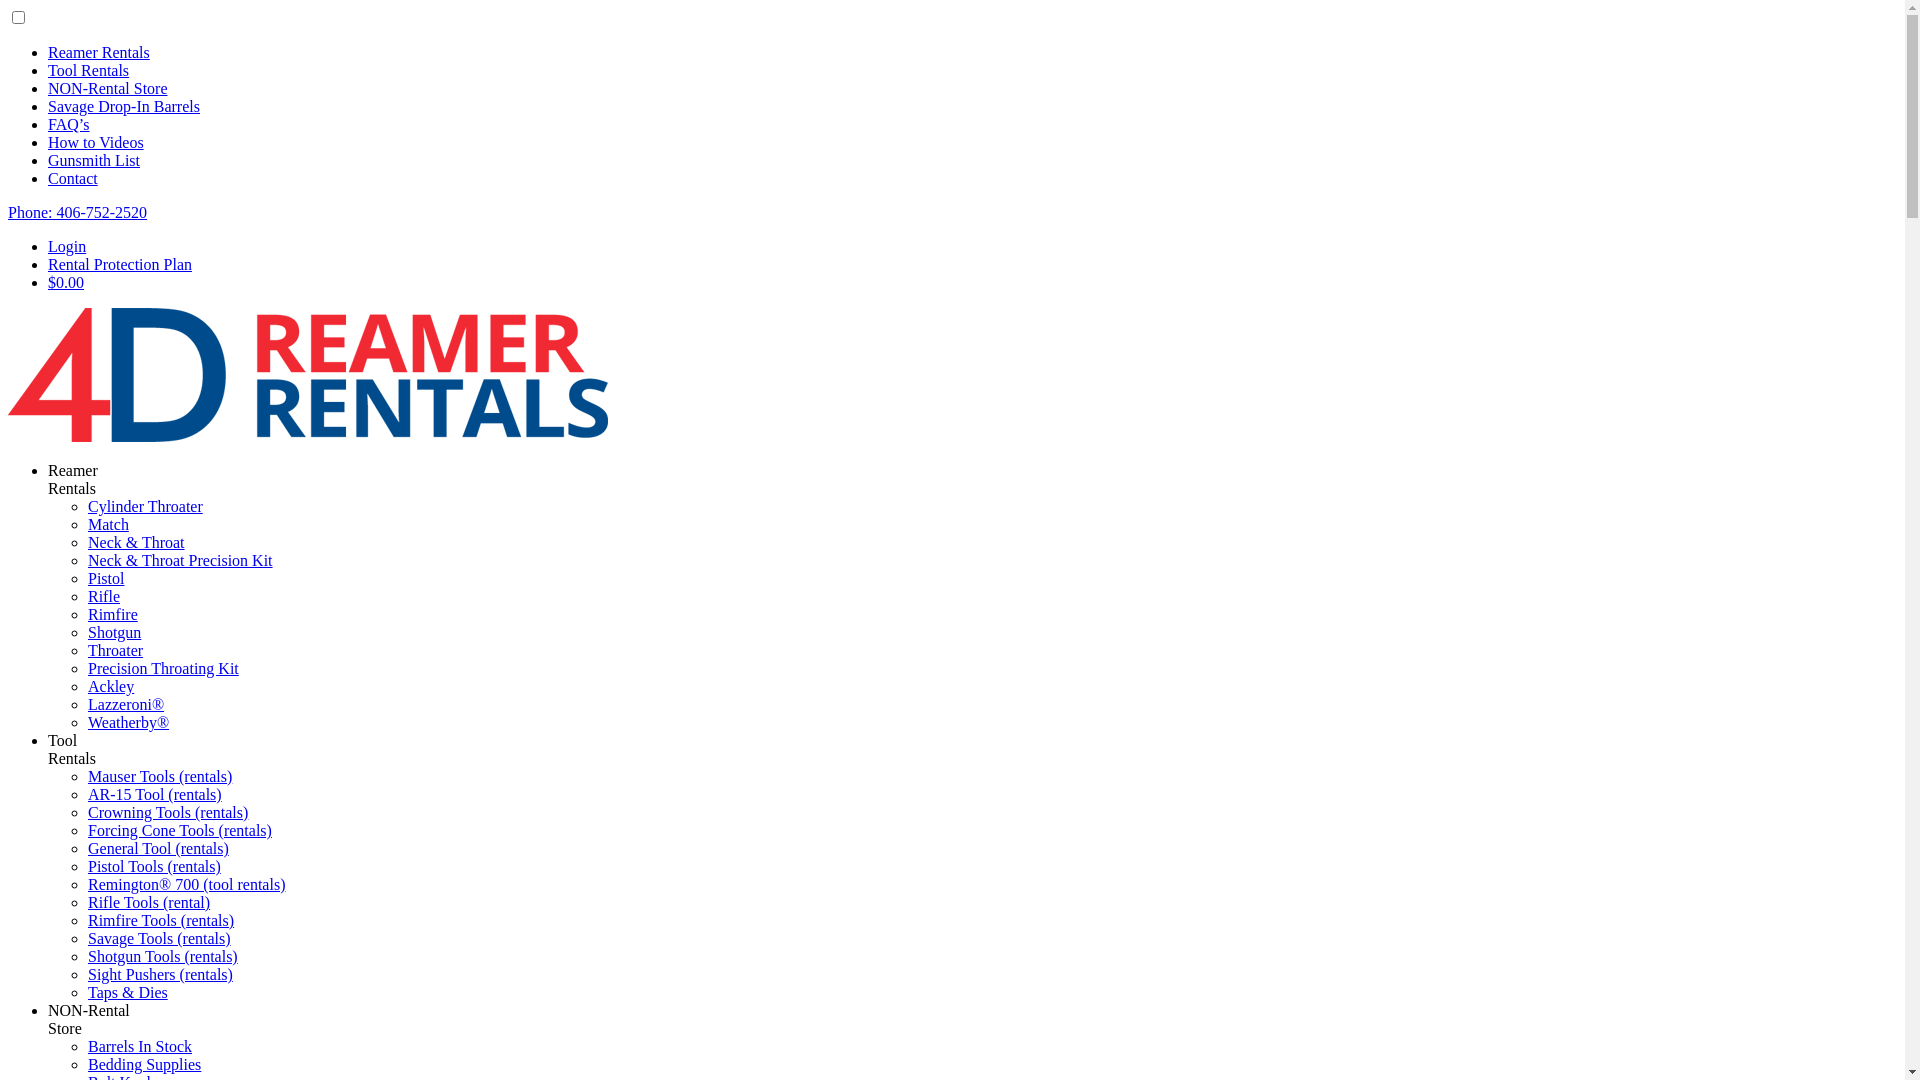 The width and height of the screenshot is (1920, 1080). Describe the element at coordinates (158, 938) in the screenshot. I see `'Savage Tools (rentals)'` at that location.